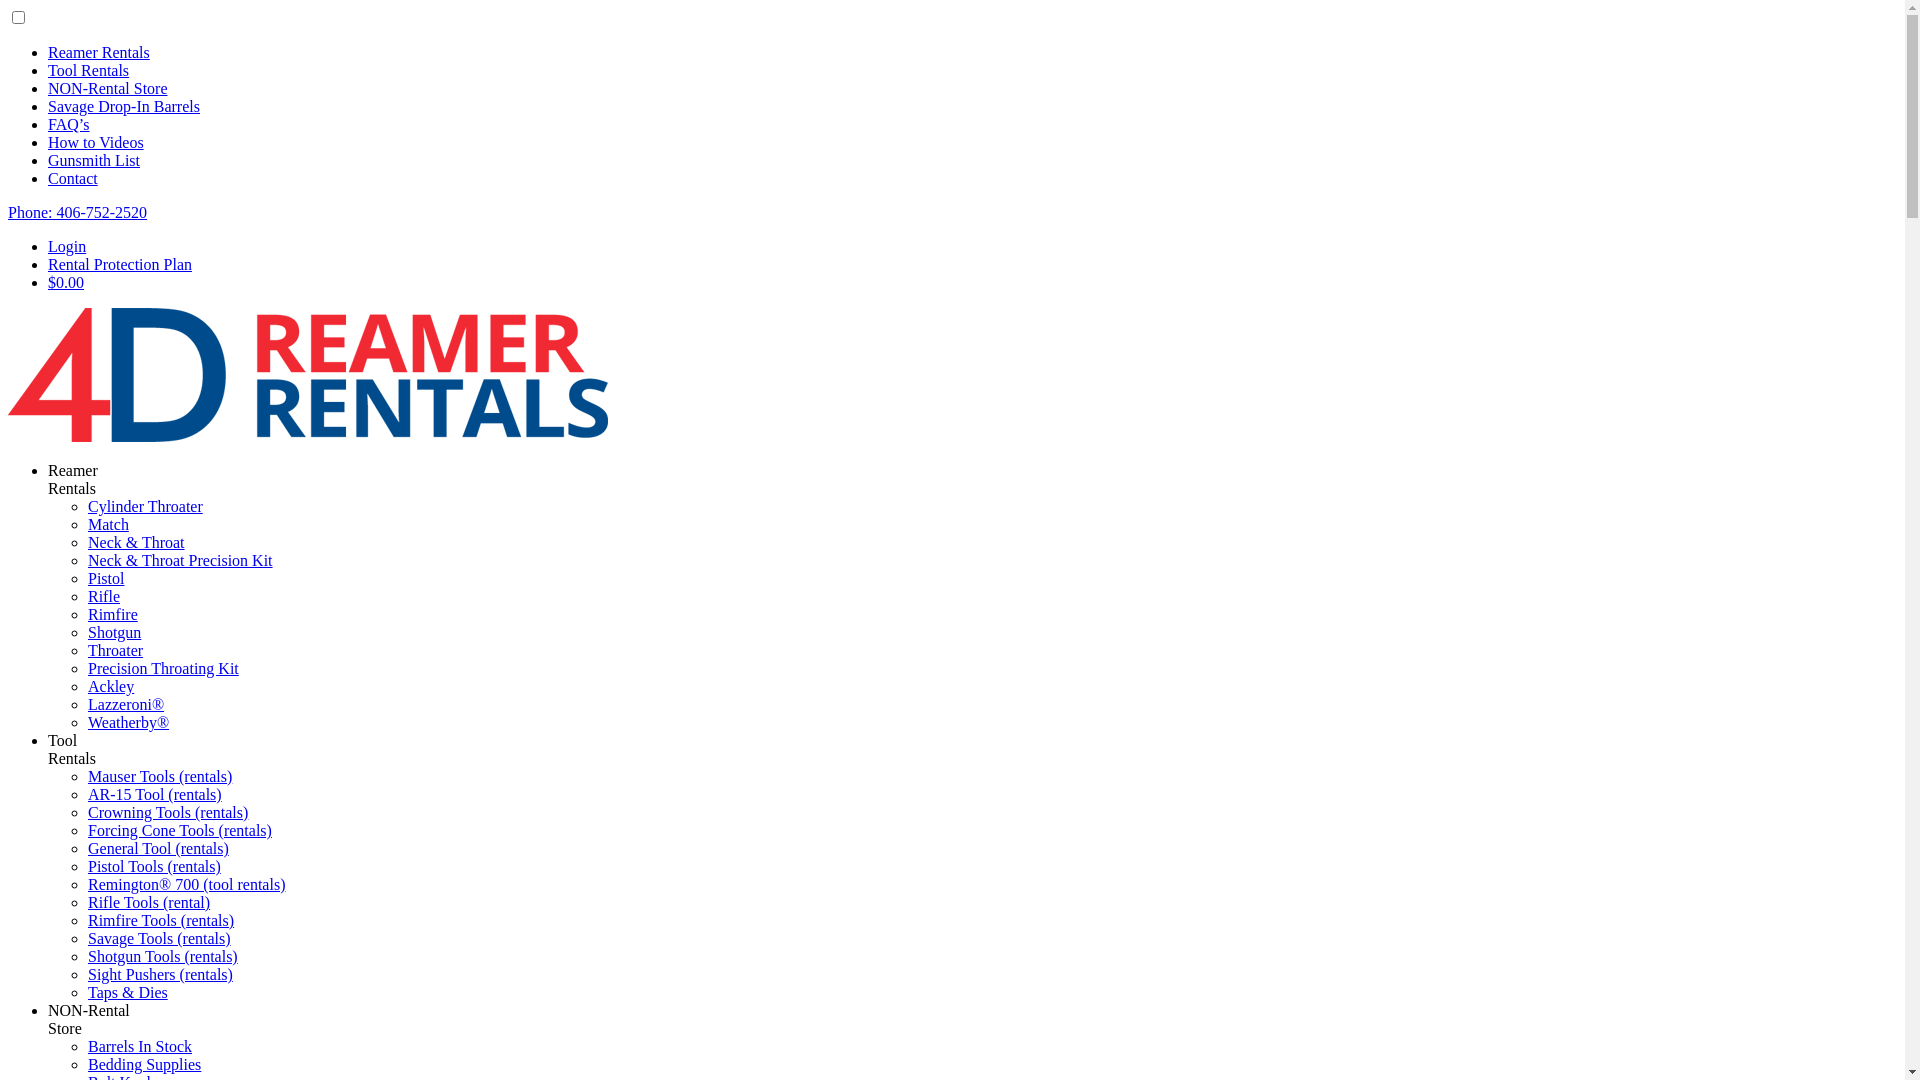 The width and height of the screenshot is (1920, 1080). Describe the element at coordinates (158, 938) in the screenshot. I see `'Savage Tools (rentals)'` at that location.